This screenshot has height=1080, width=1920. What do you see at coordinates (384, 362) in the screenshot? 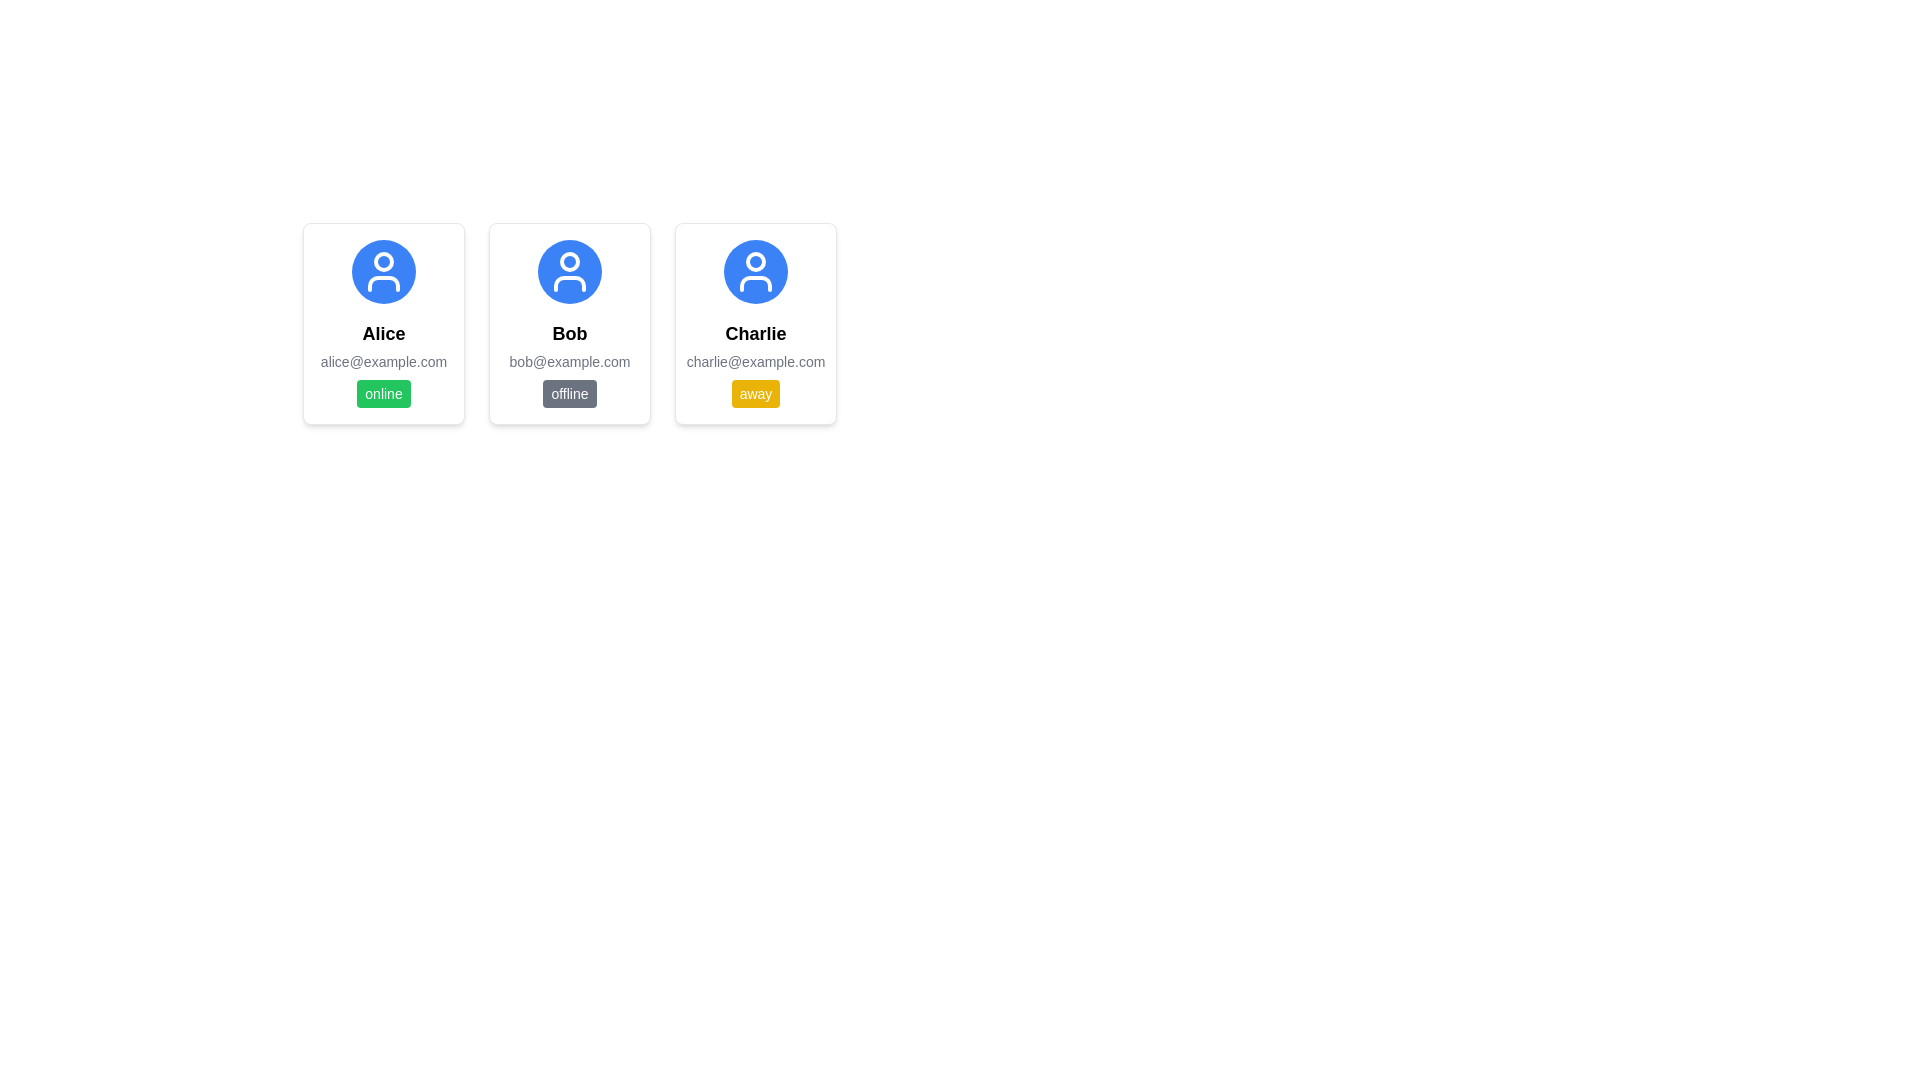
I see `the static text displaying the email address associated with Alice, located below her name and above the online status button` at bounding box center [384, 362].